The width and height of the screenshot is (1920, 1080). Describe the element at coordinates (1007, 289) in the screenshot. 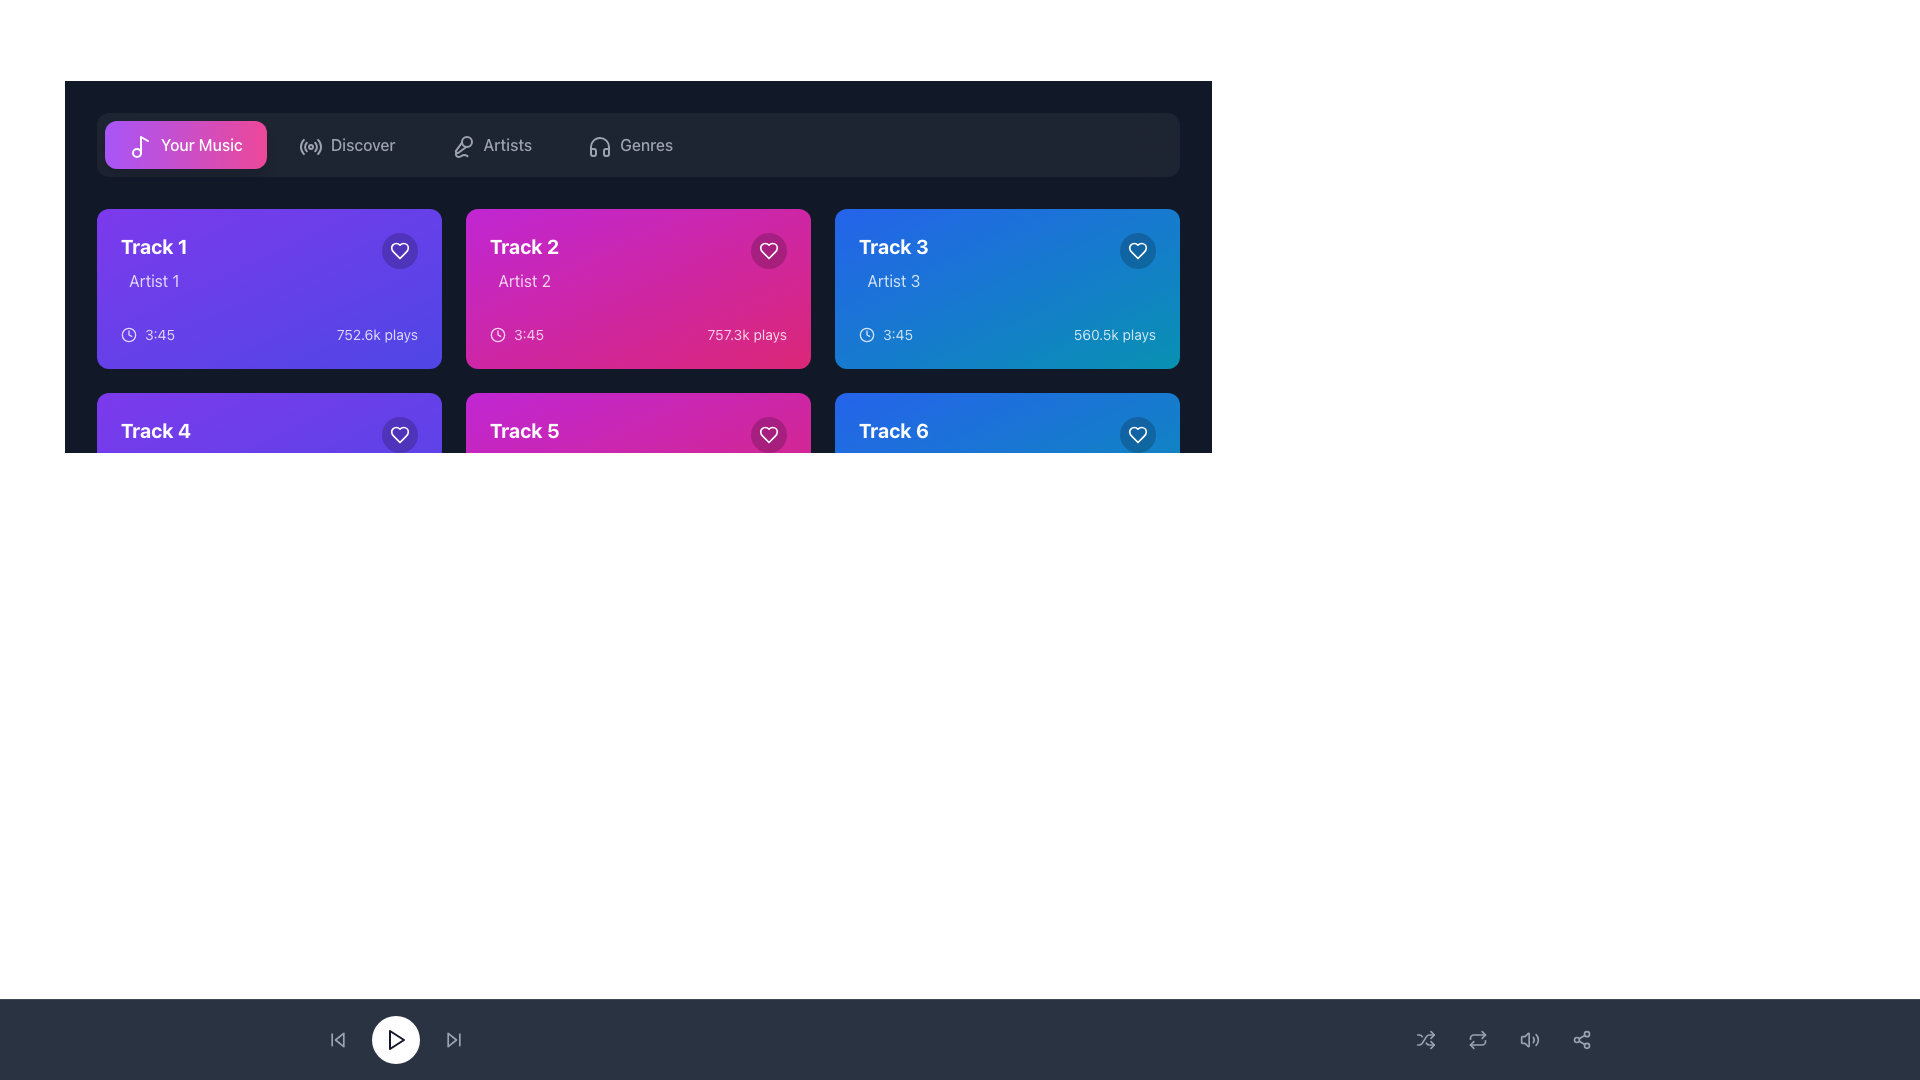

I see `the interactive music track card located in the top row, third column of the grid` at that location.